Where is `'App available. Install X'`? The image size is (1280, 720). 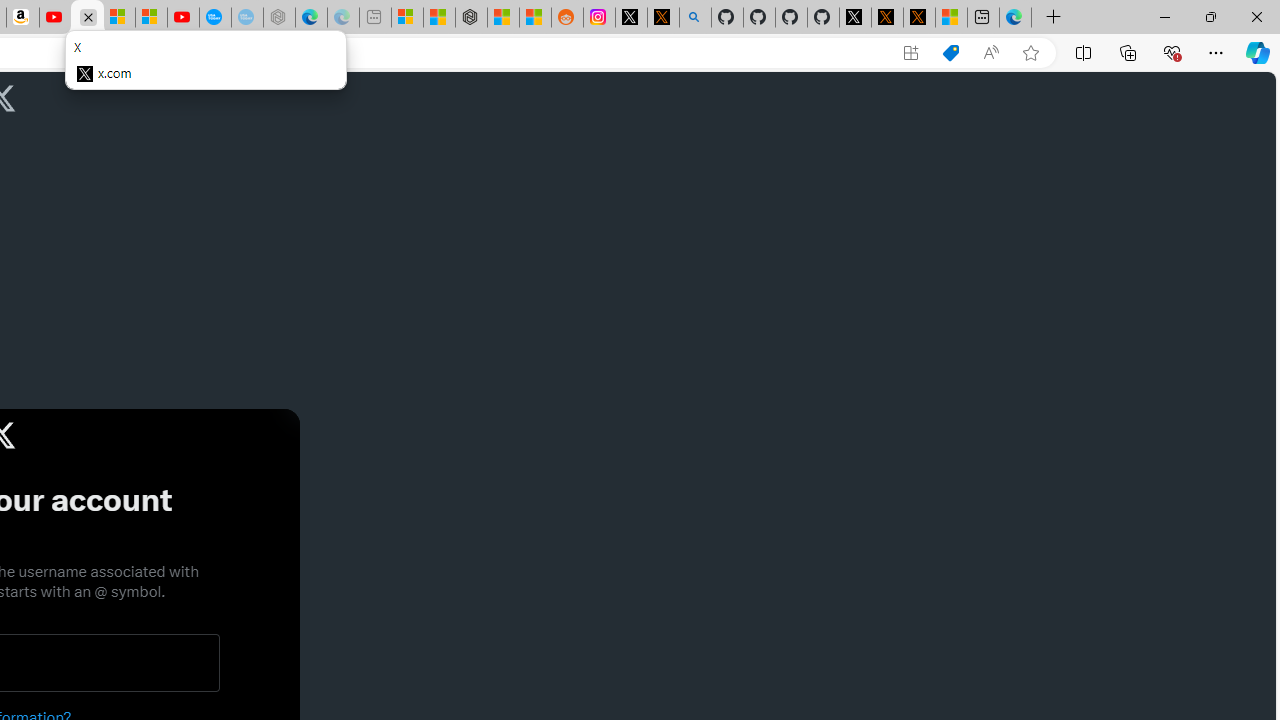 'App available. Install X' is located at coordinates (909, 52).